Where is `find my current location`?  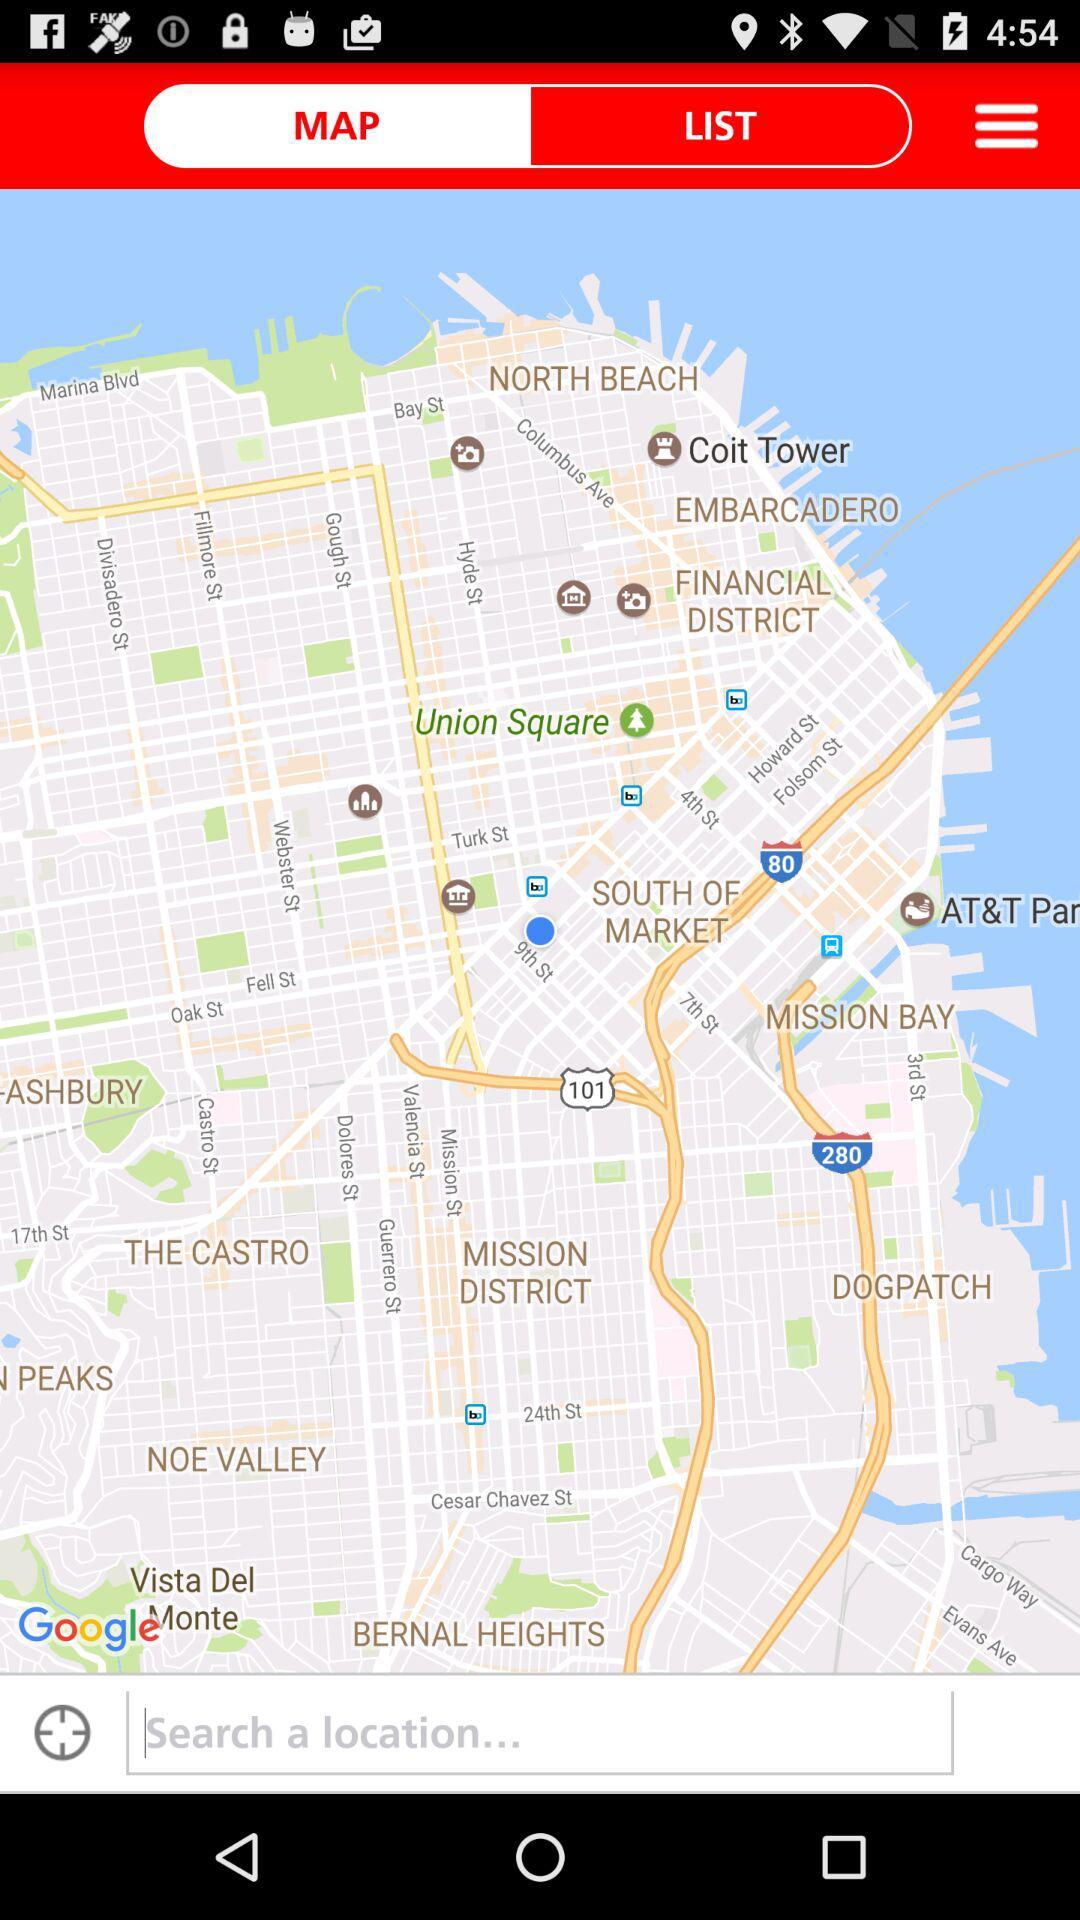 find my current location is located at coordinates (61, 1732).